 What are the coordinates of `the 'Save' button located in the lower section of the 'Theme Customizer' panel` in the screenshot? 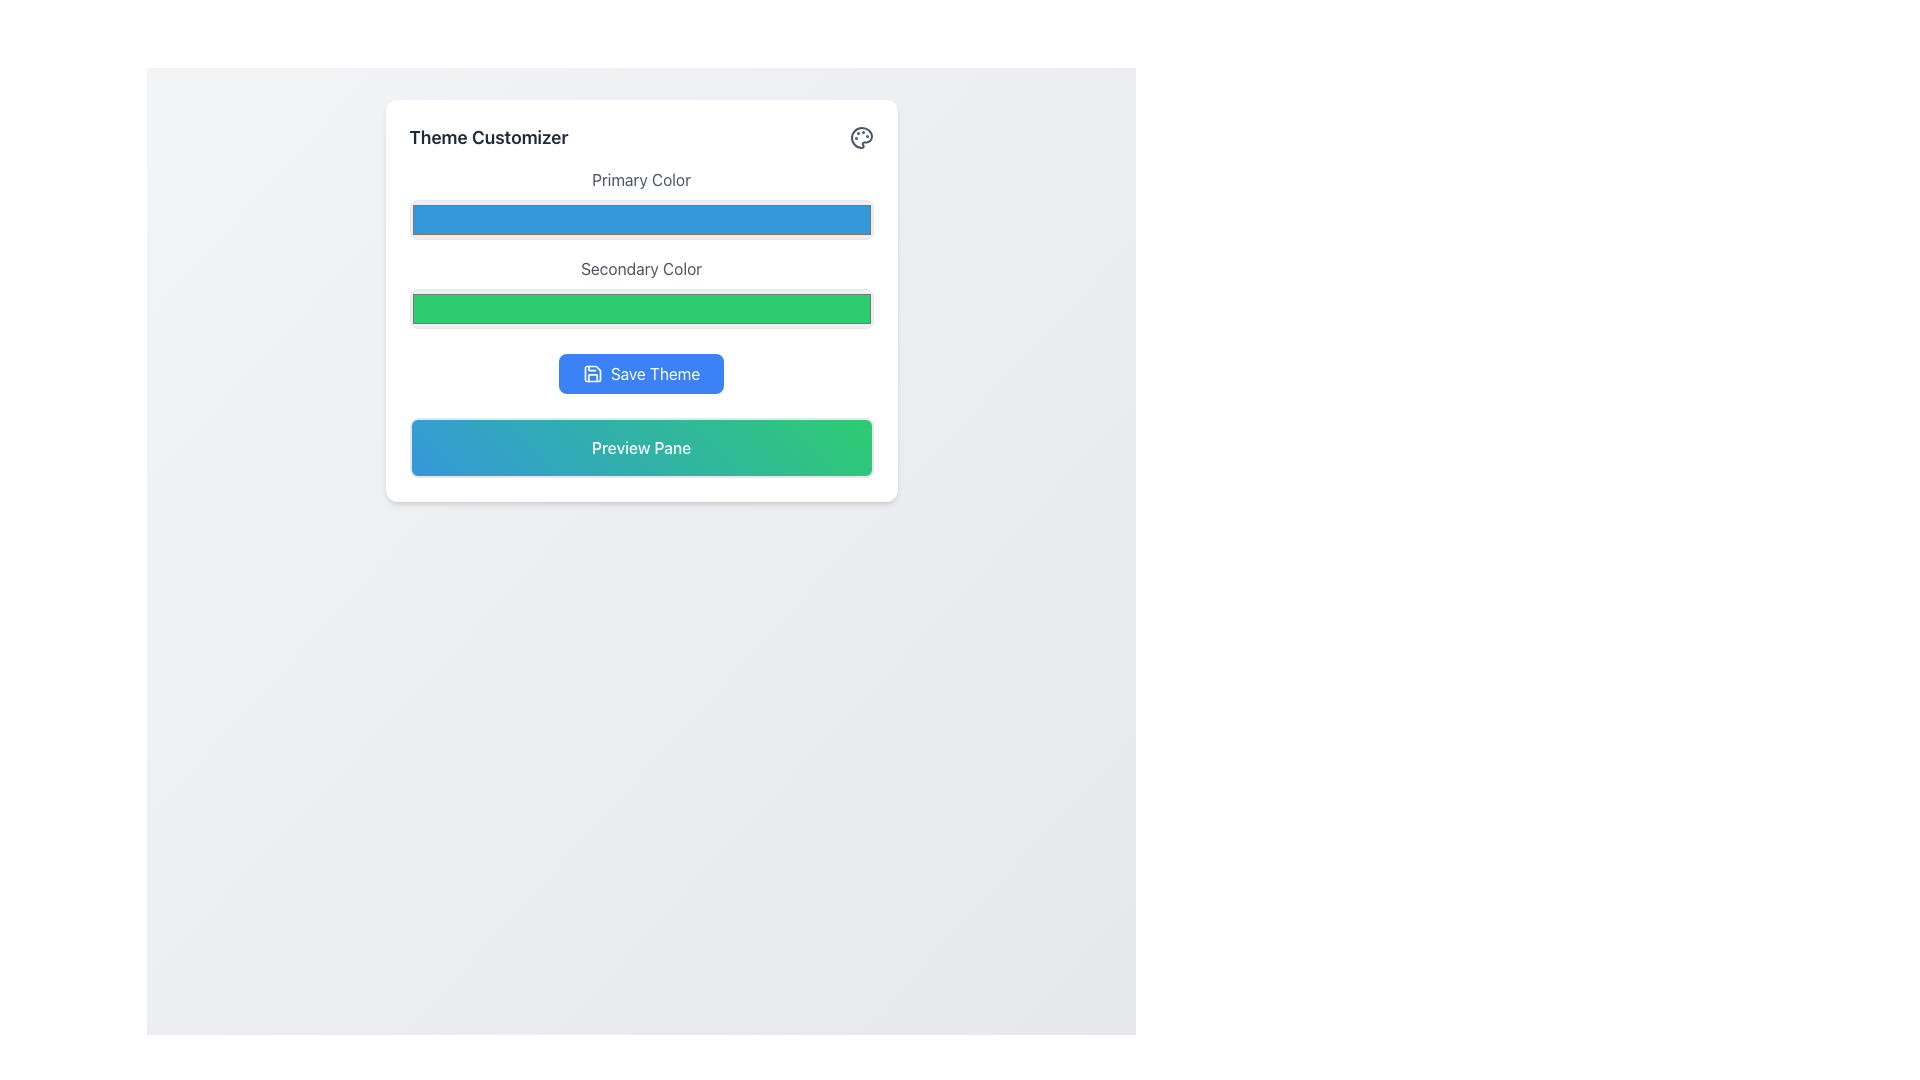 It's located at (641, 374).